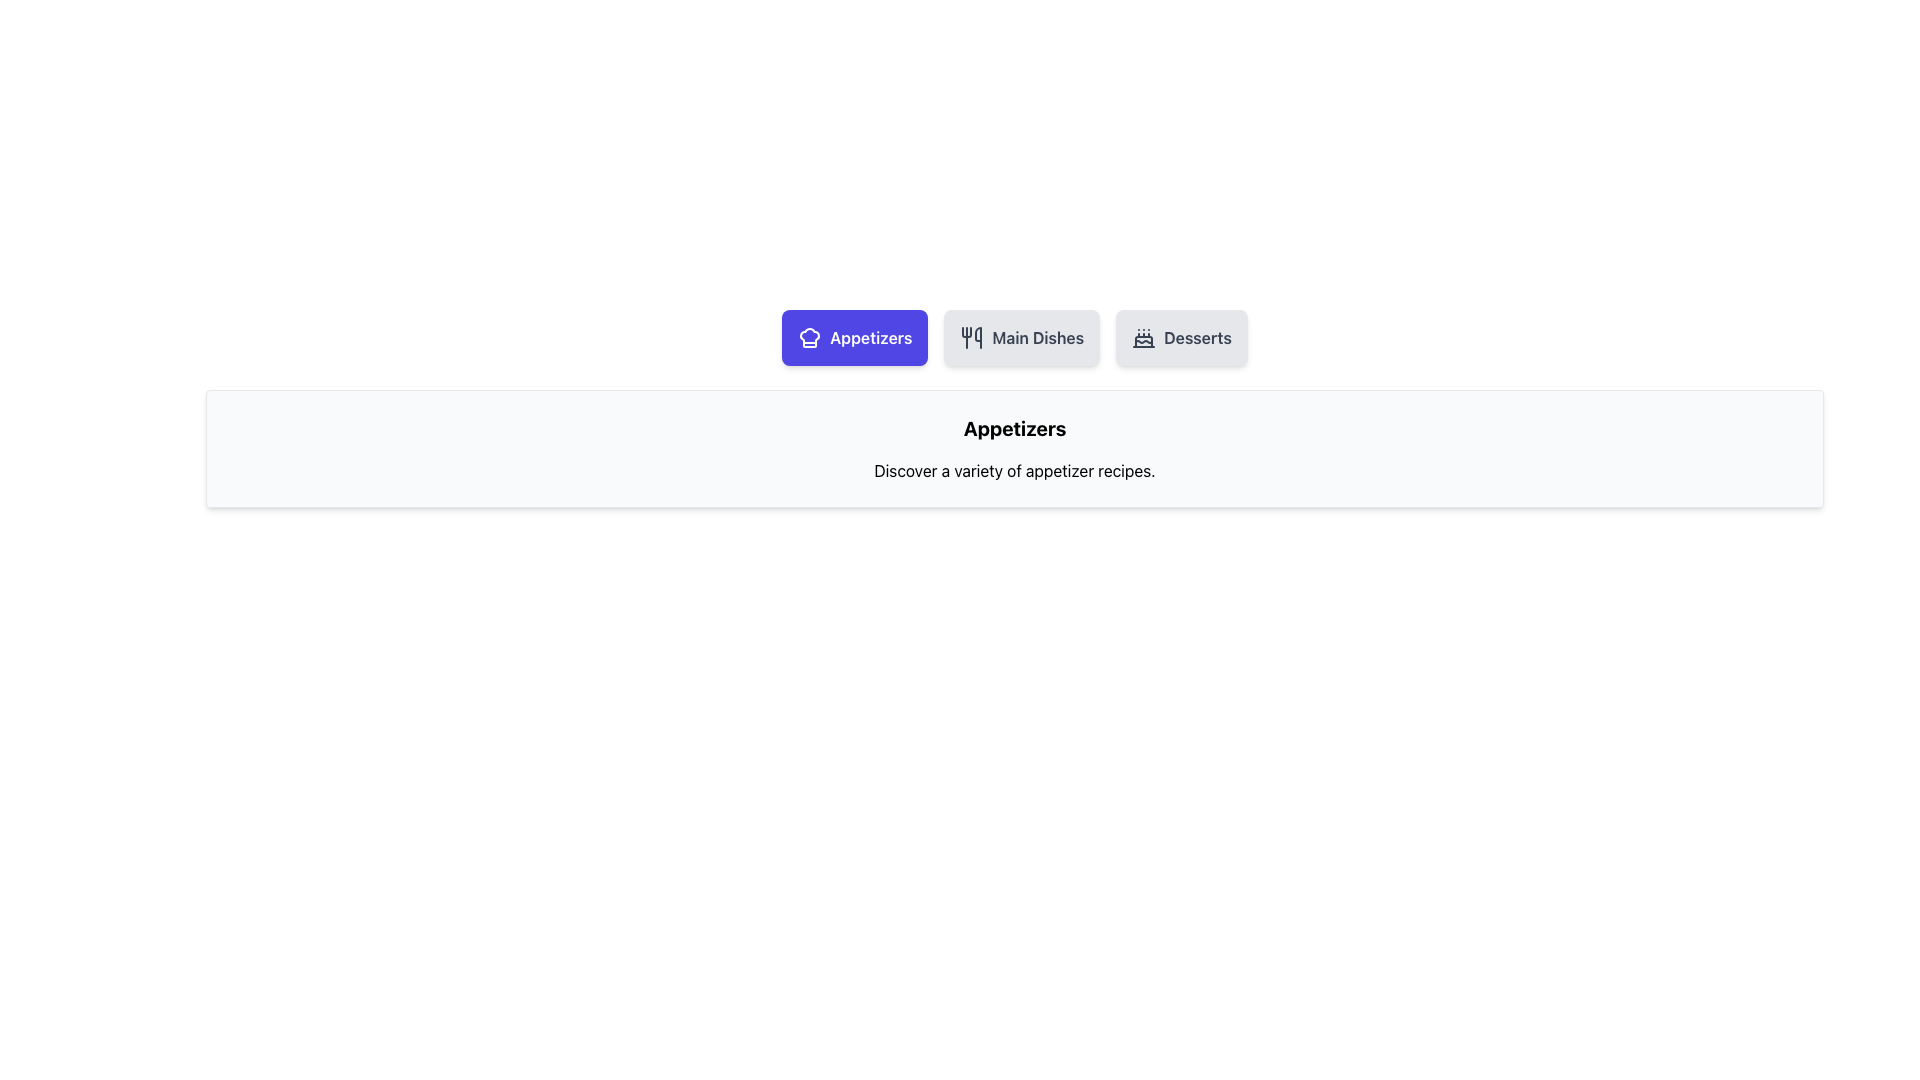 This screenshot has height=1080, width=1920. I want to click on the 'Appetizers' text header, which is styled in bold, large font and centrally aligned at the top of the content area to possibly highlight or show additional information, so click(1014, 427).